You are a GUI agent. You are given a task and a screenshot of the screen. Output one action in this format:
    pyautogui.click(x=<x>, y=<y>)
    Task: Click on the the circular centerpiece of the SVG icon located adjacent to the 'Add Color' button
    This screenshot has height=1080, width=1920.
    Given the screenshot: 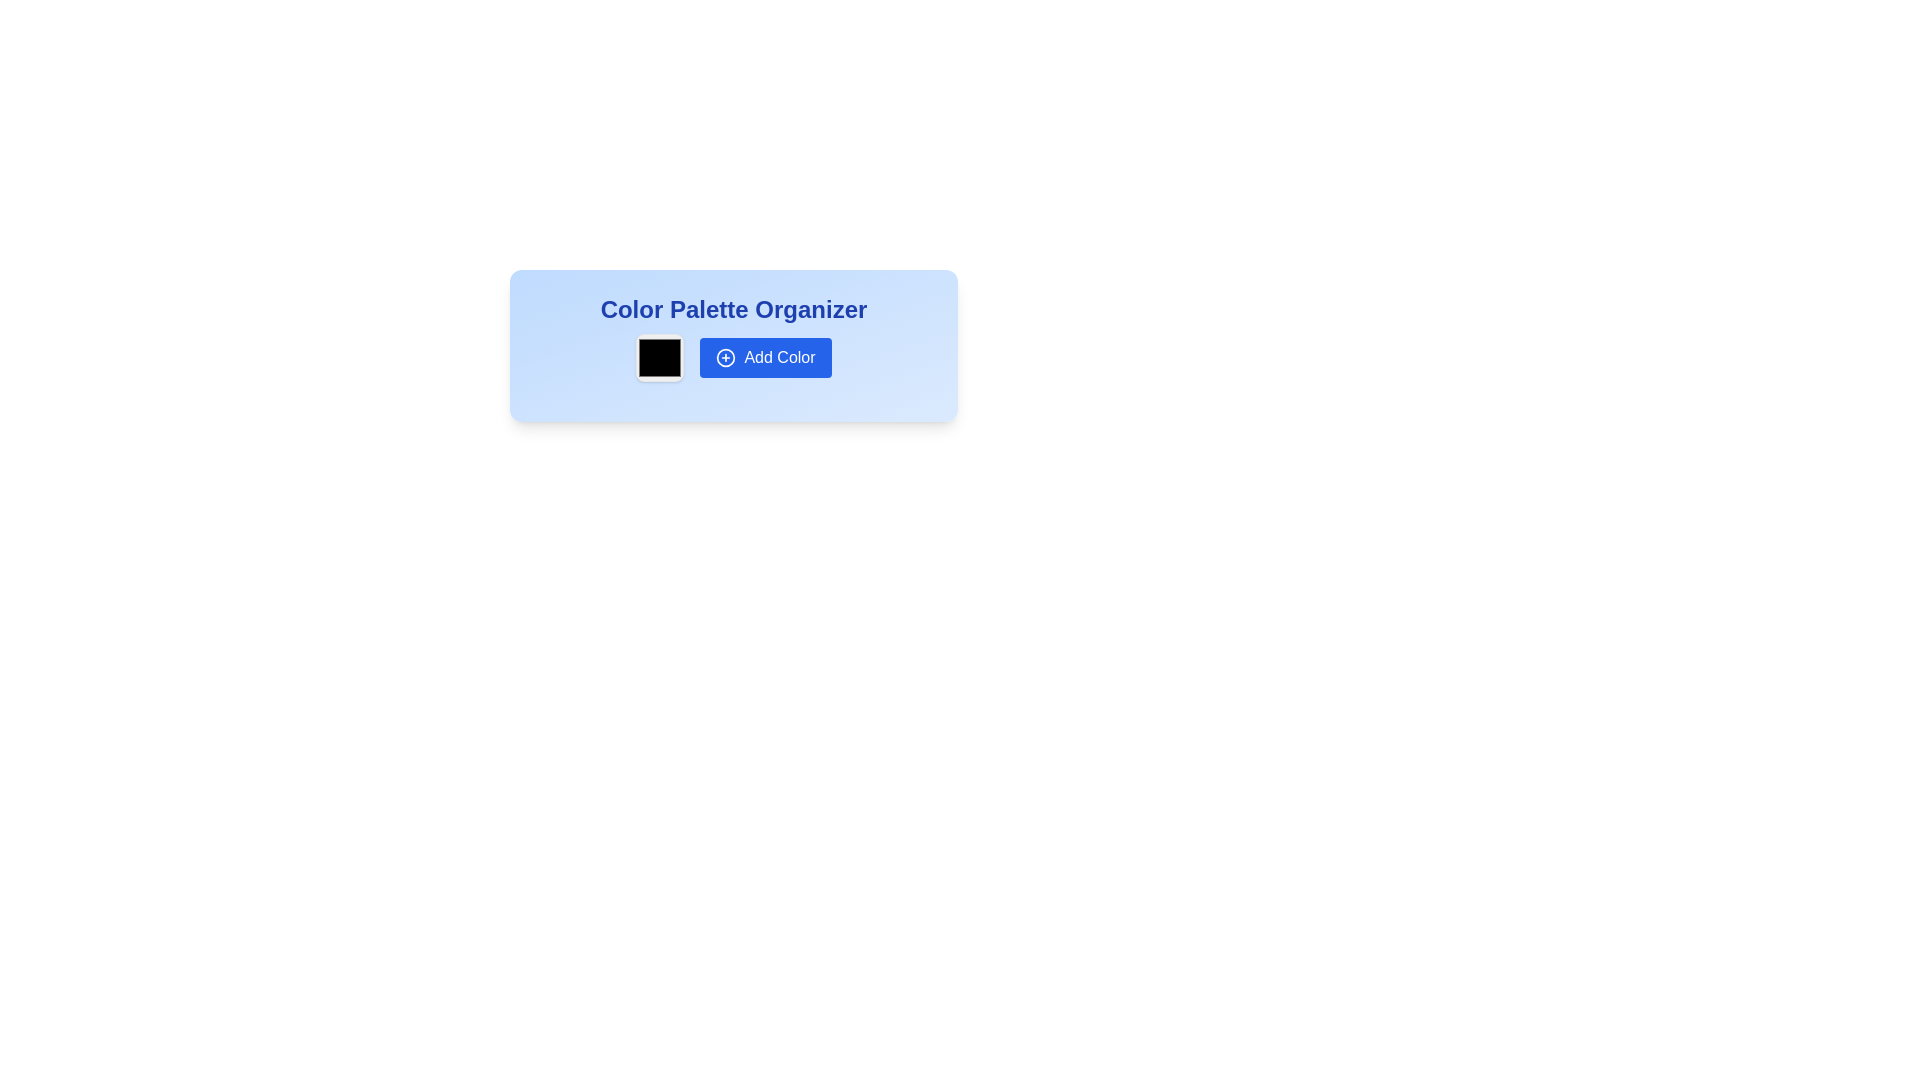 What is the action you would take?
    pyautogui.click(x=725, y=357)
    